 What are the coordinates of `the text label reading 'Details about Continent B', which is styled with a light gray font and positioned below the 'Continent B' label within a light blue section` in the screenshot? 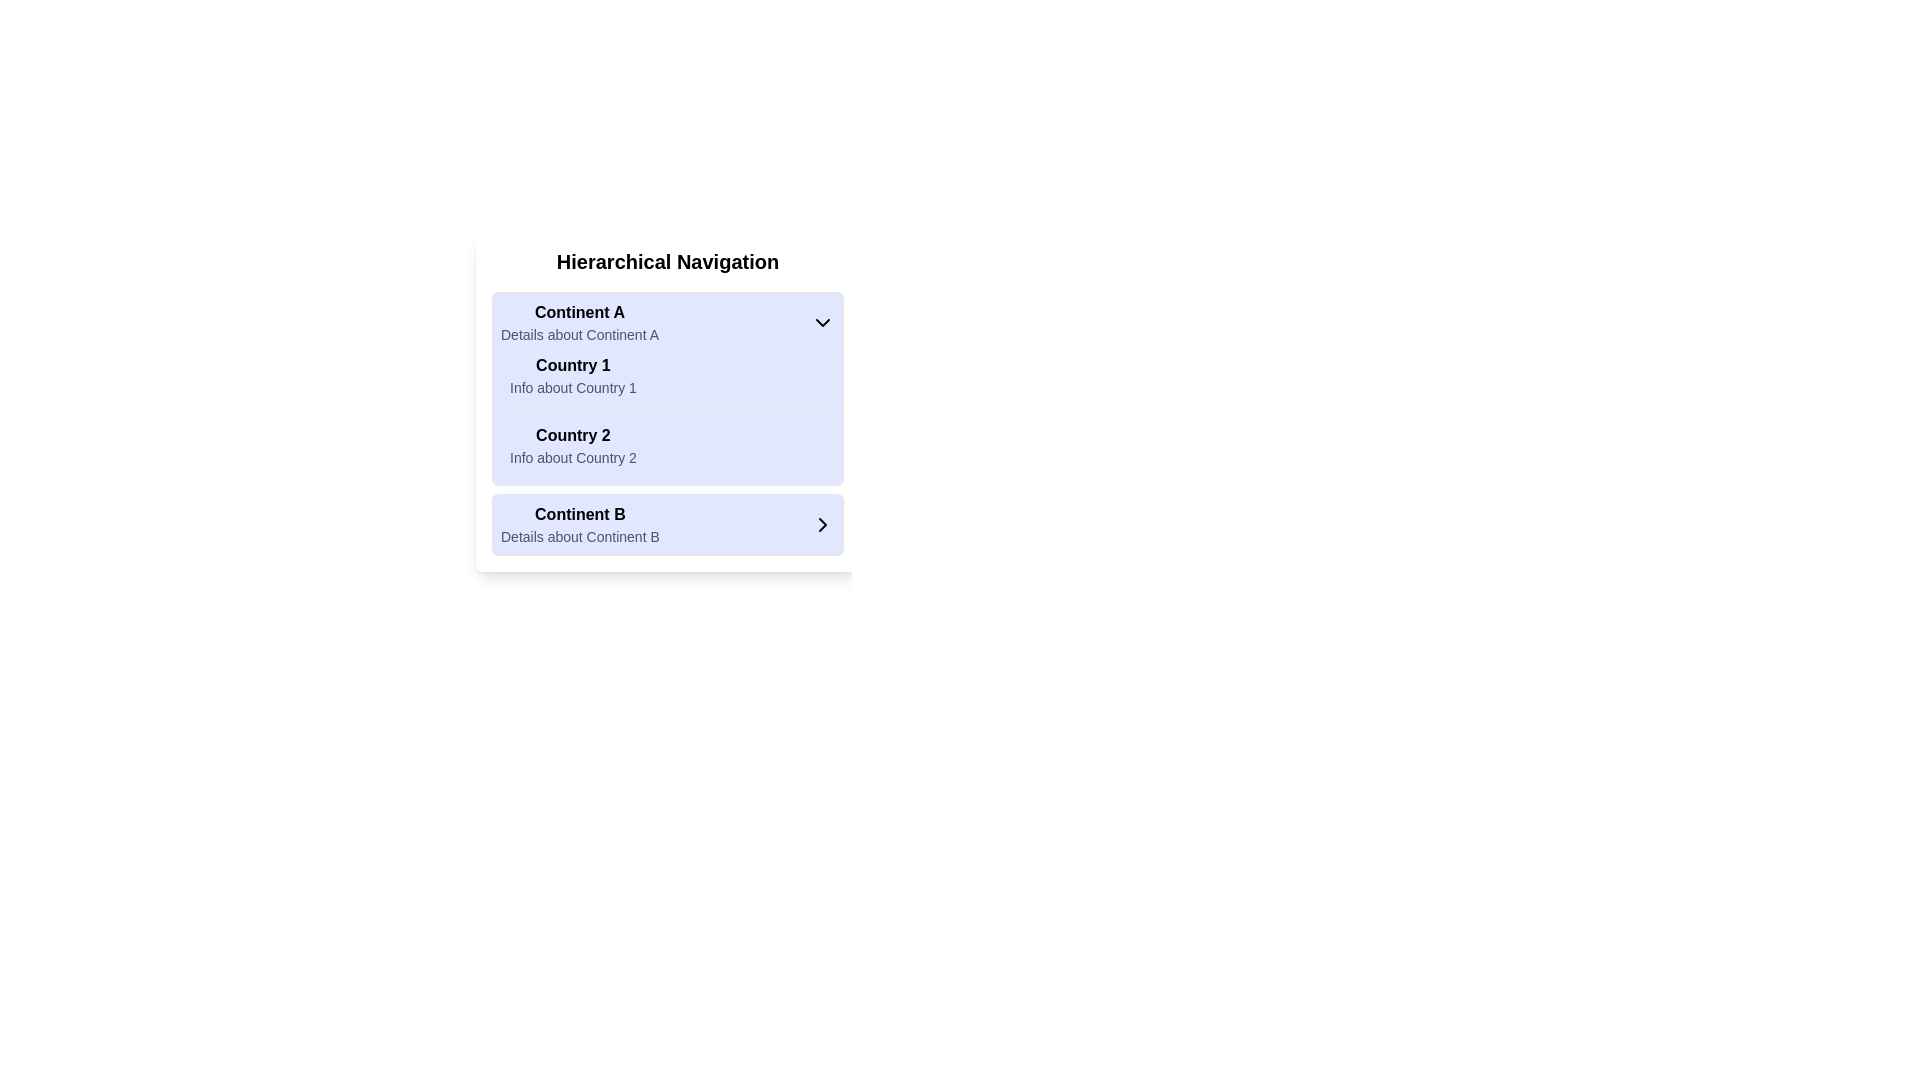 It's located at (579, 535).